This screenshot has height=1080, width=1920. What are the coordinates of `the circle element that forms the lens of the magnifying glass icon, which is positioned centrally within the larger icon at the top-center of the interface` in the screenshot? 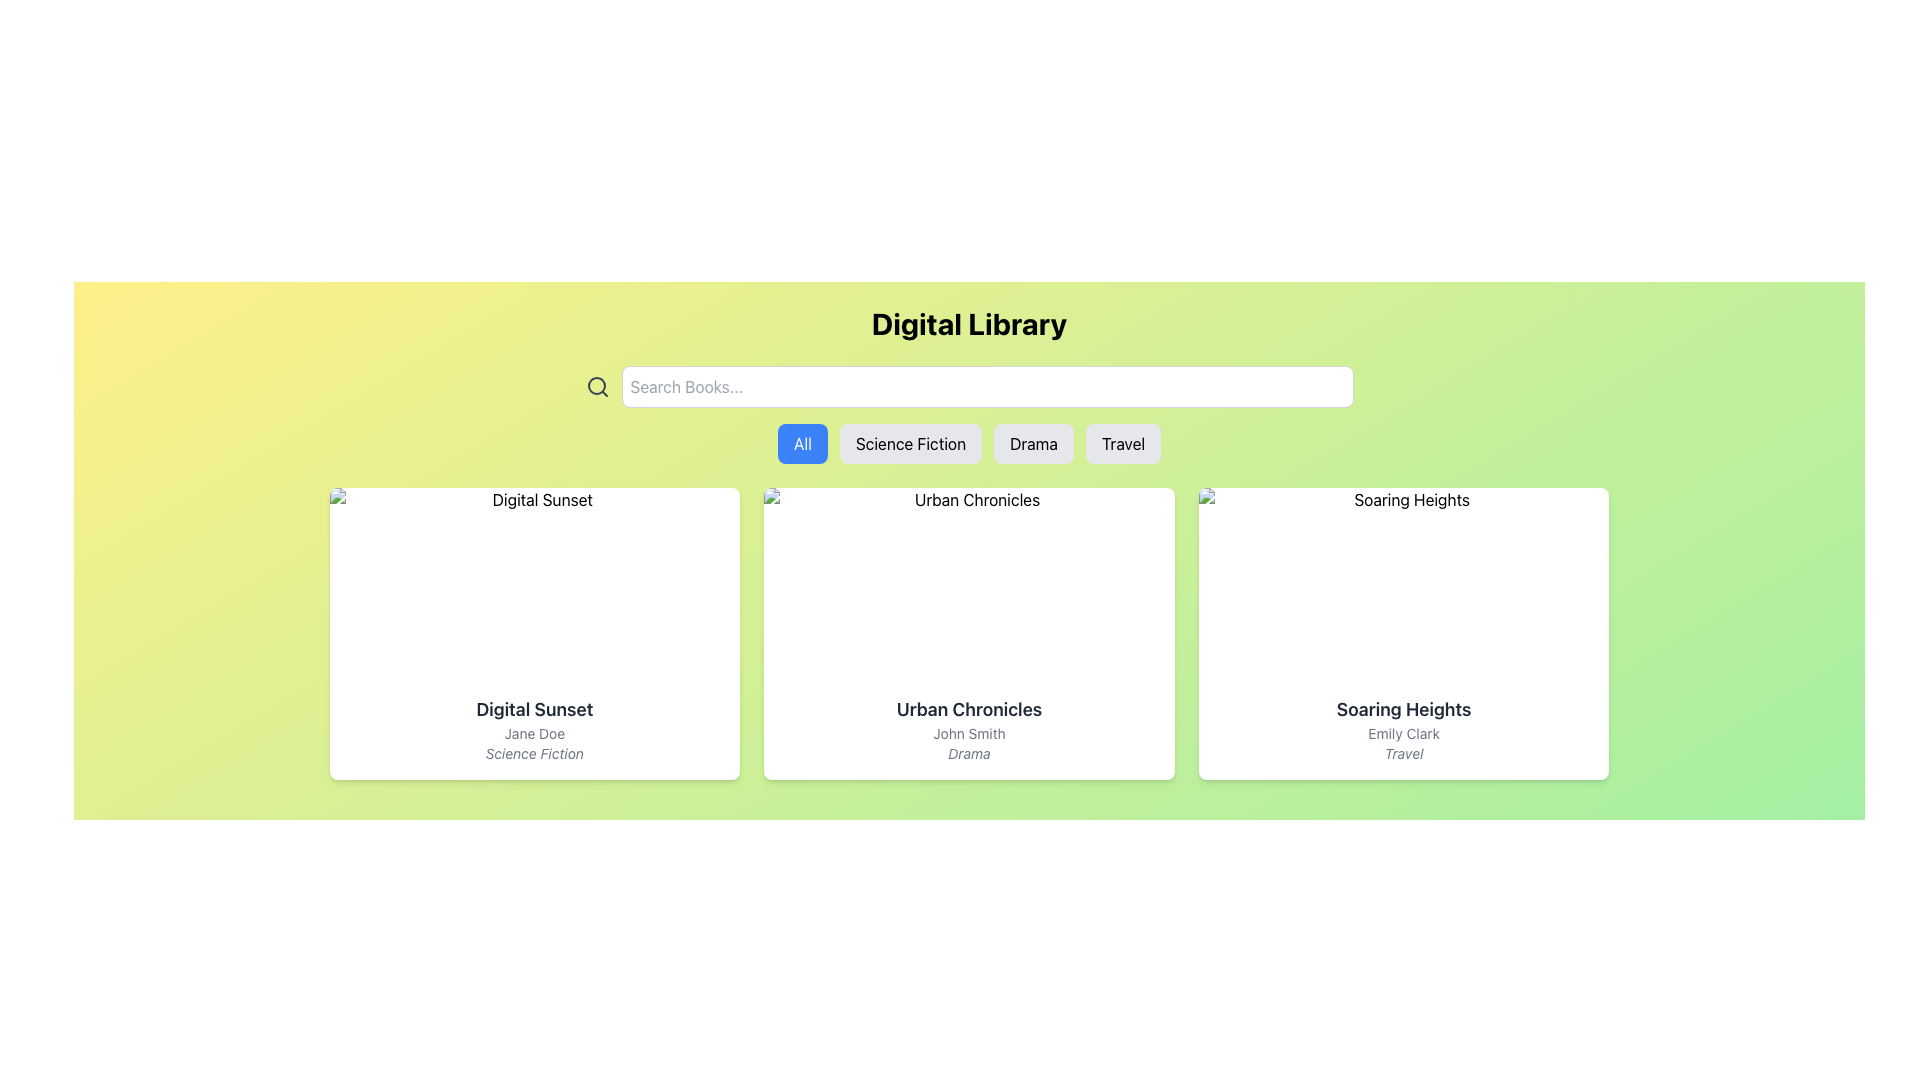 It's located at (595, 385).